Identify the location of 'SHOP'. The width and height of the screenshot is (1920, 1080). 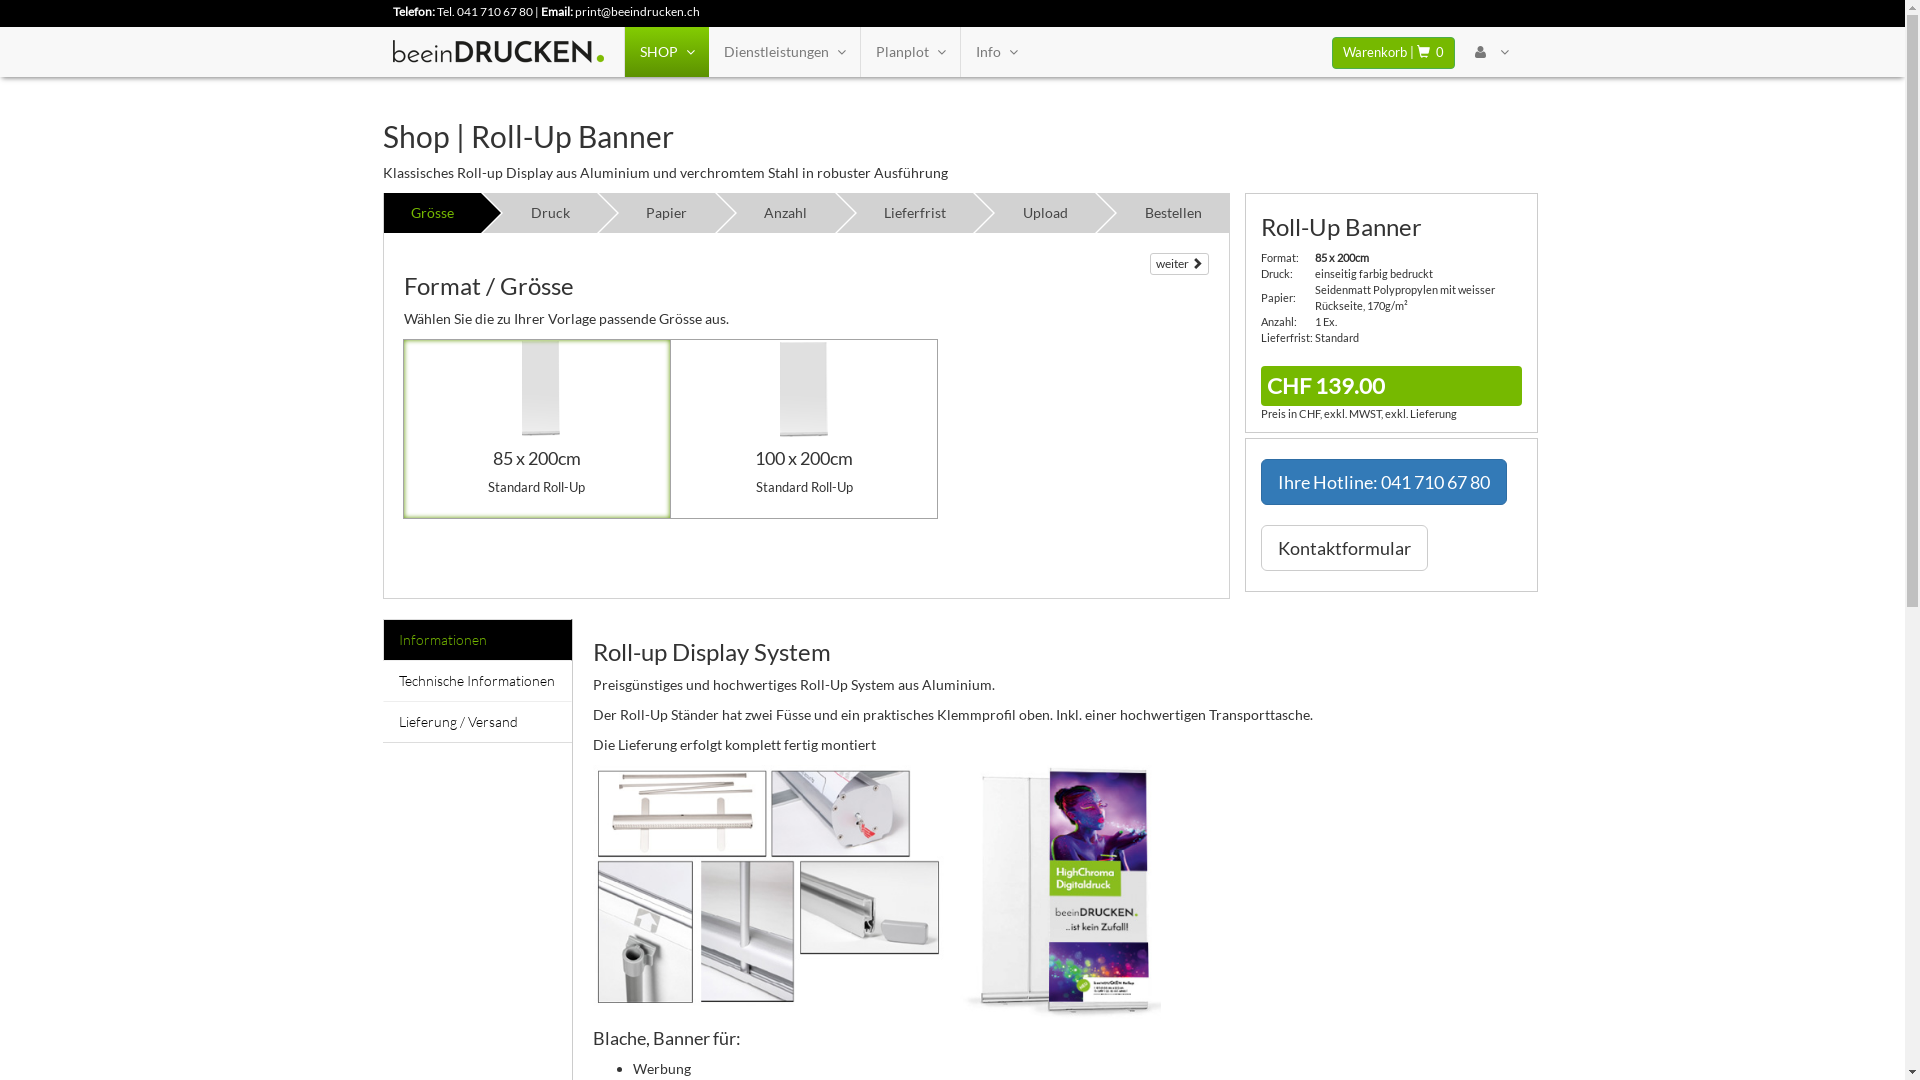
(666, 50).